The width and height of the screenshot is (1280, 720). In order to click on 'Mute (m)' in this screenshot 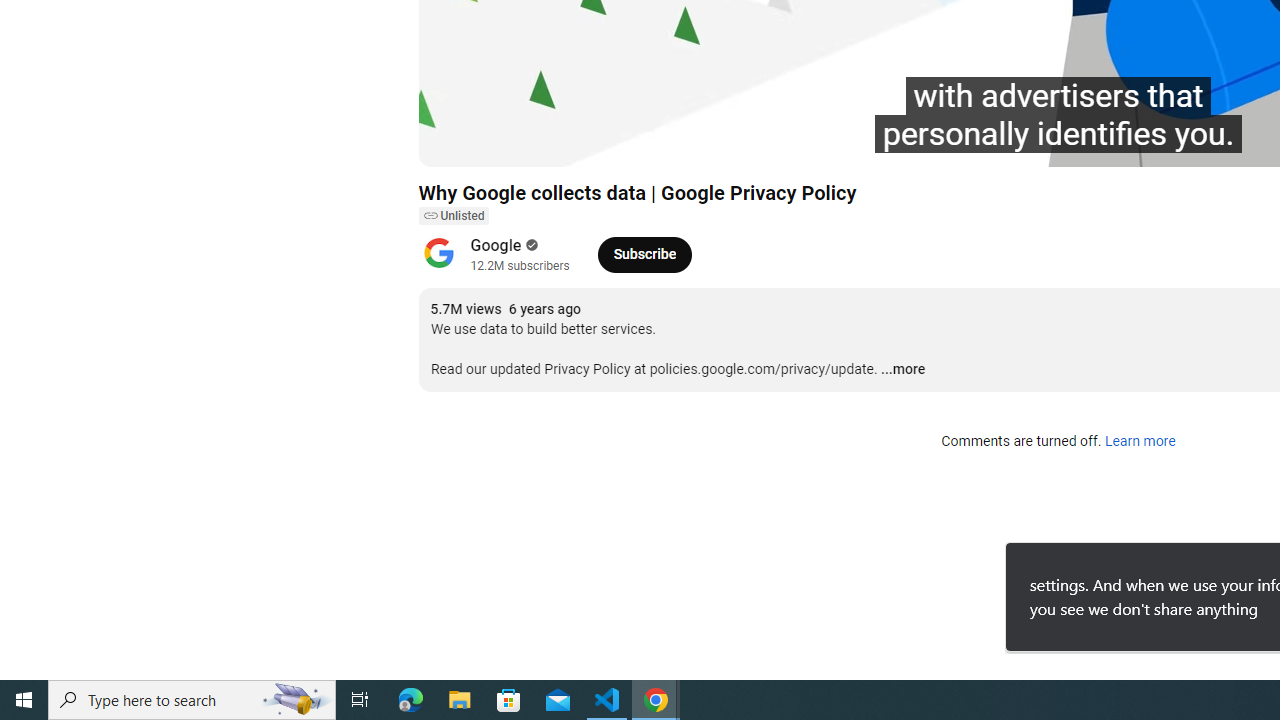, I will do `click(548, 141)`.